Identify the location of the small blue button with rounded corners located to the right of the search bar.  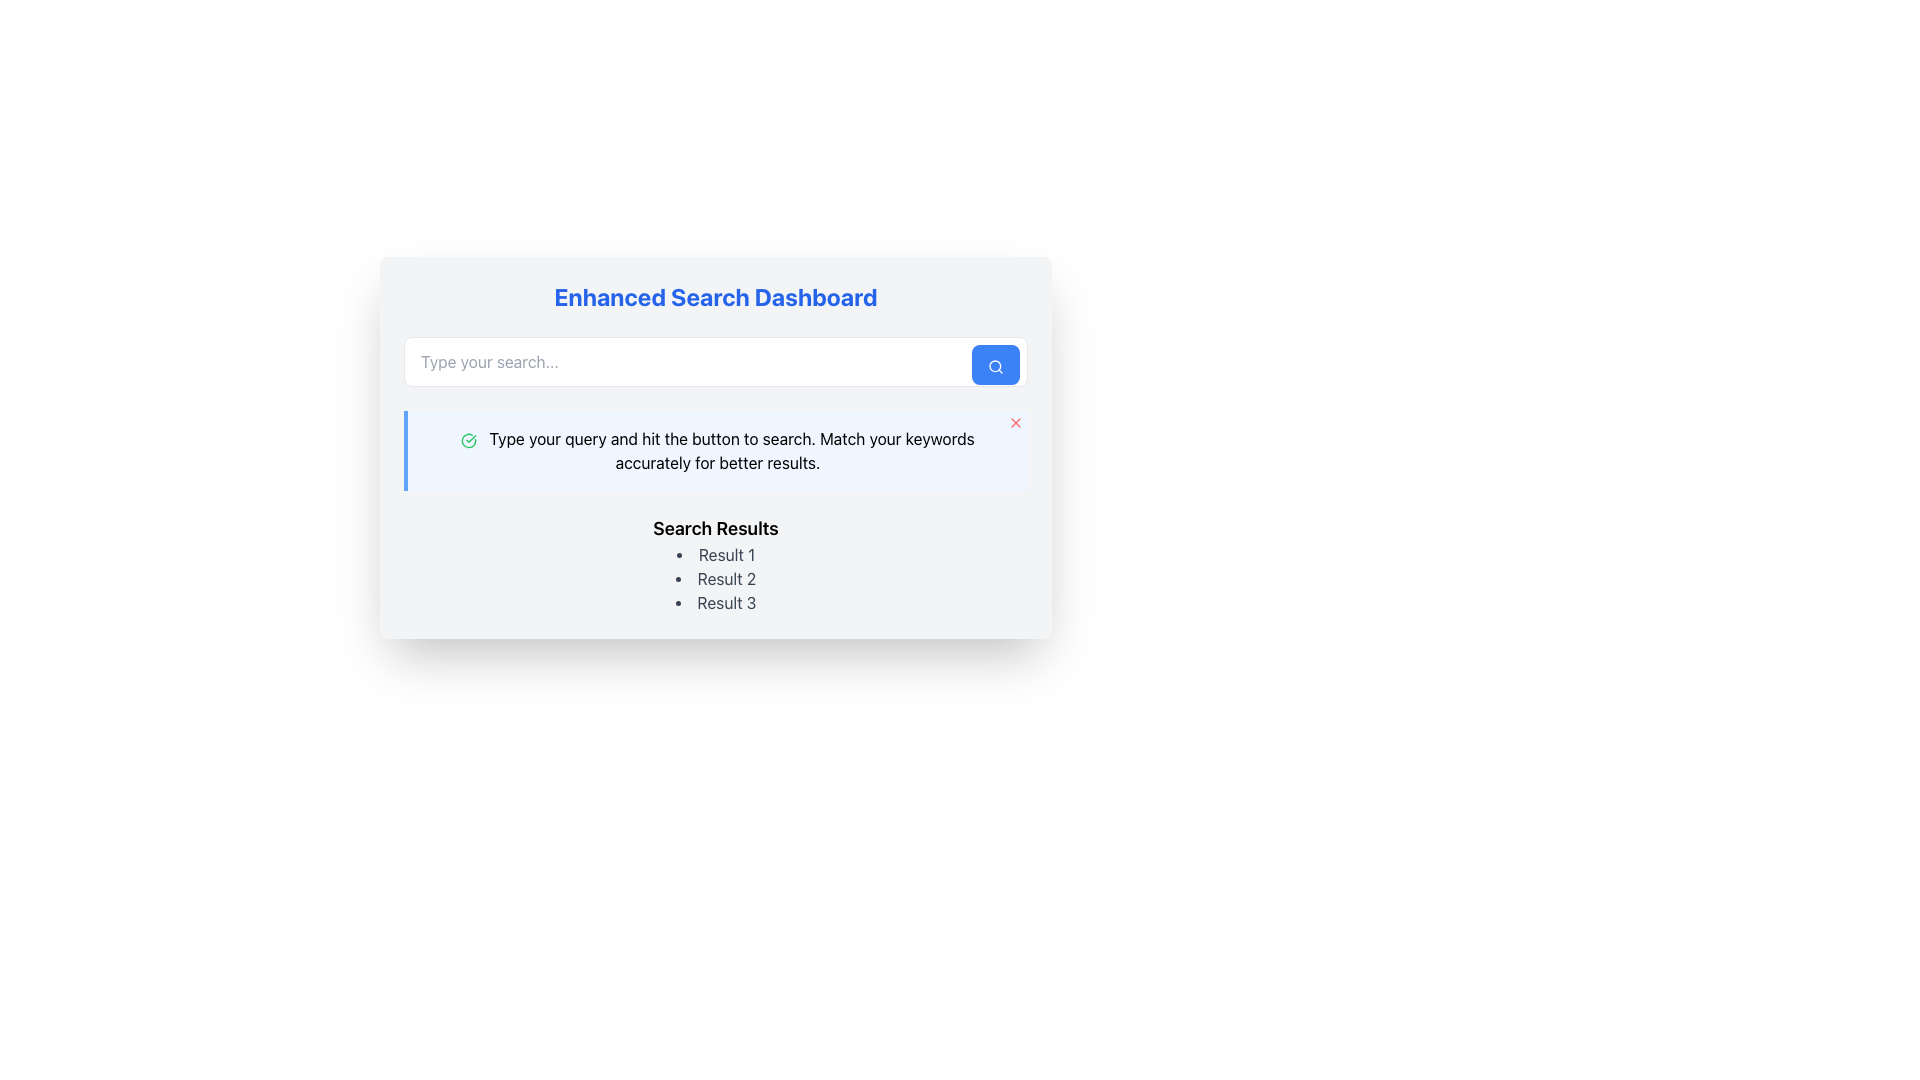
(996, 365).